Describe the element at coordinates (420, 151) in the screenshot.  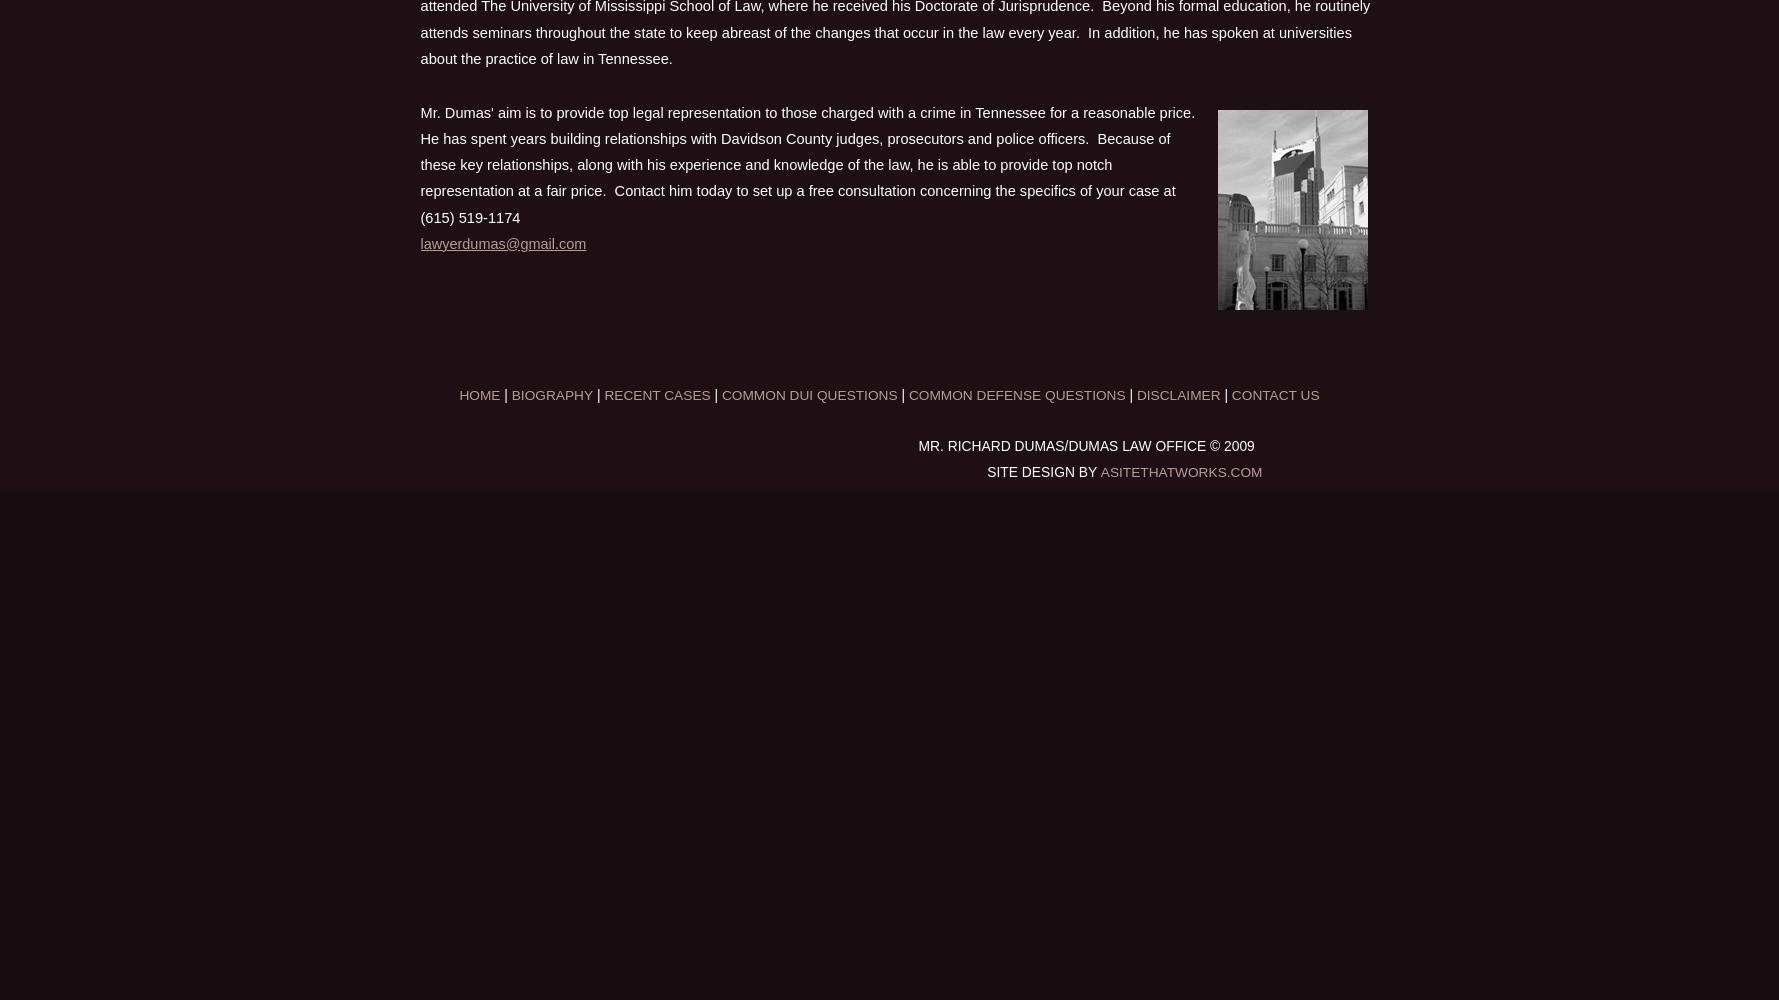
I see `'Mr. Dumas' aim is to provide top legal representation to those charged with a crime in Tennessee for a reasonable price.  He has spent years building relationships with Davidson County judges, prosecutors and police officers.  Because of these key relationships, along with his experience and knowledge of the law, he is able to provide top notch representation at a fair price.  Contact him today to set up a free consultation concerning the specifics of your case at'` at that location.